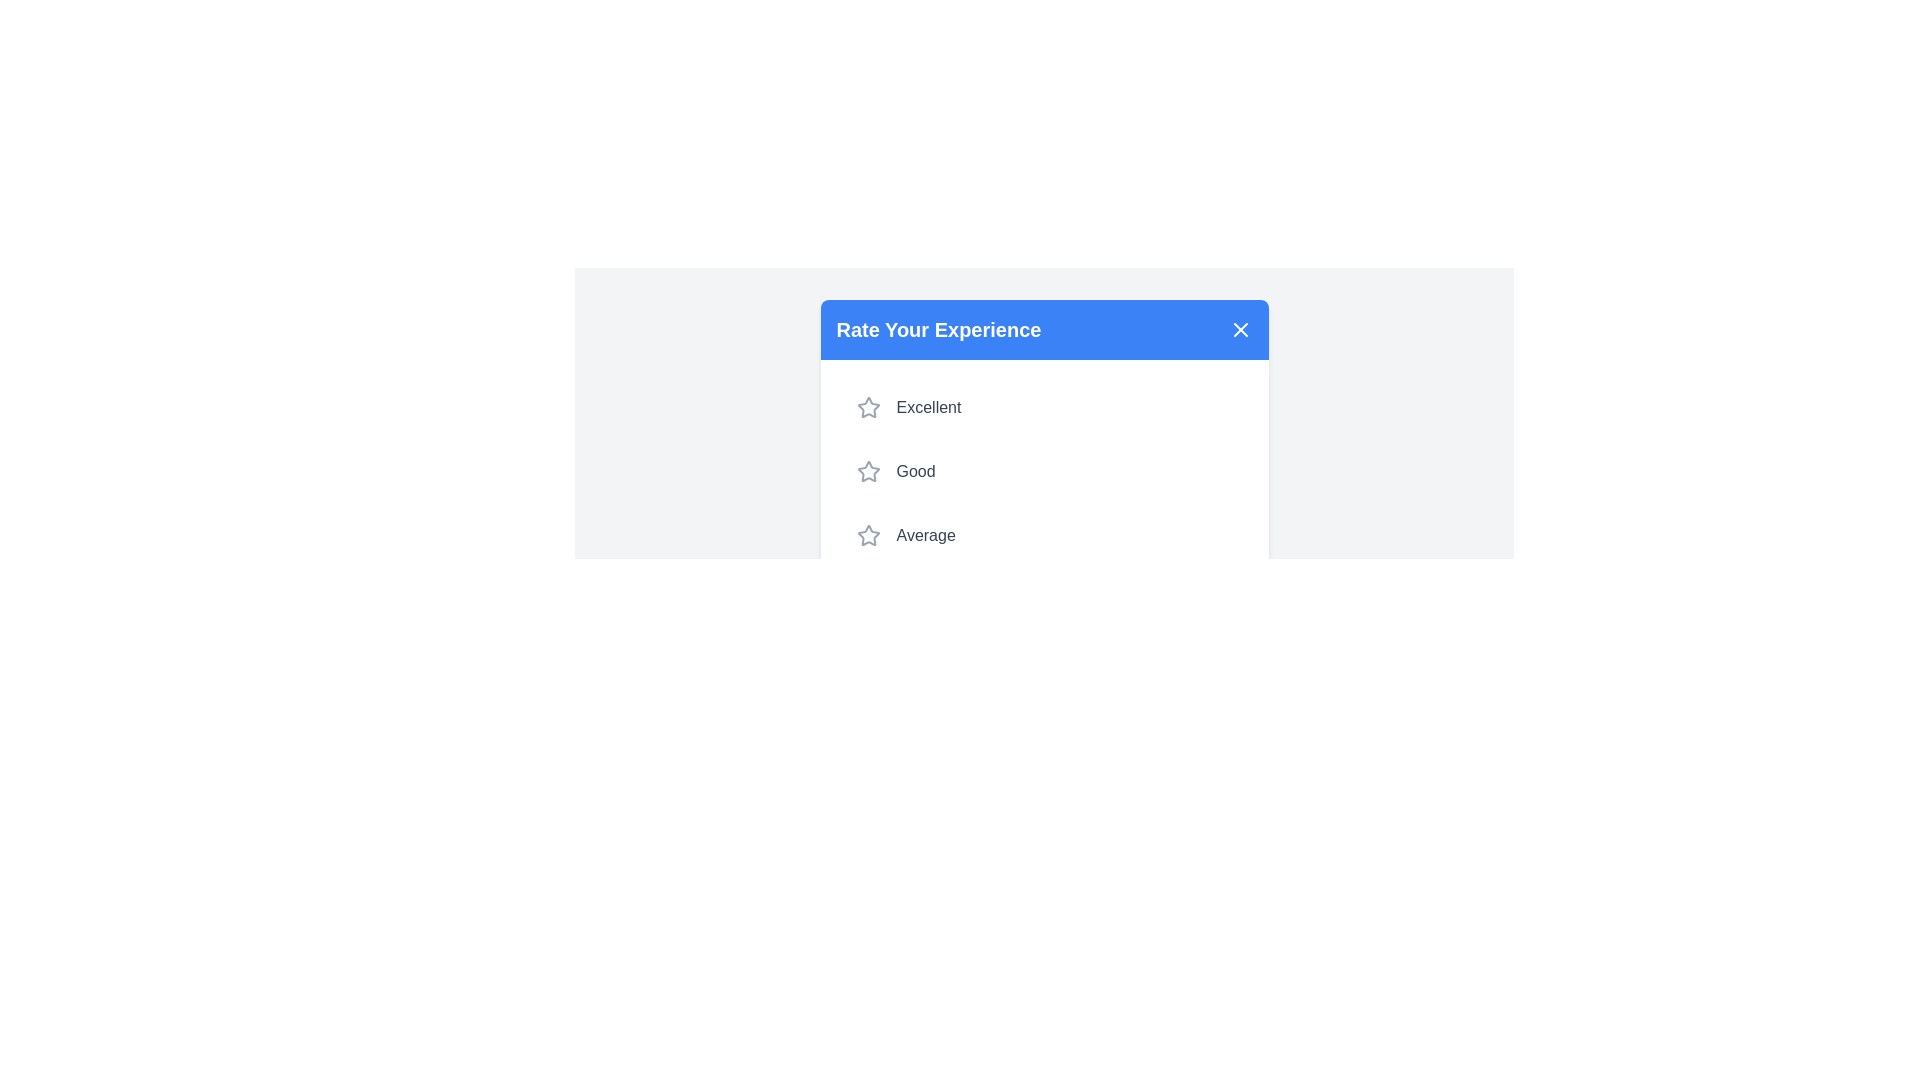  What do you see at coordinates (1043, 471) in the screenshot?
I see `the rating option Good from the list` at bounding box center [1043, 471].